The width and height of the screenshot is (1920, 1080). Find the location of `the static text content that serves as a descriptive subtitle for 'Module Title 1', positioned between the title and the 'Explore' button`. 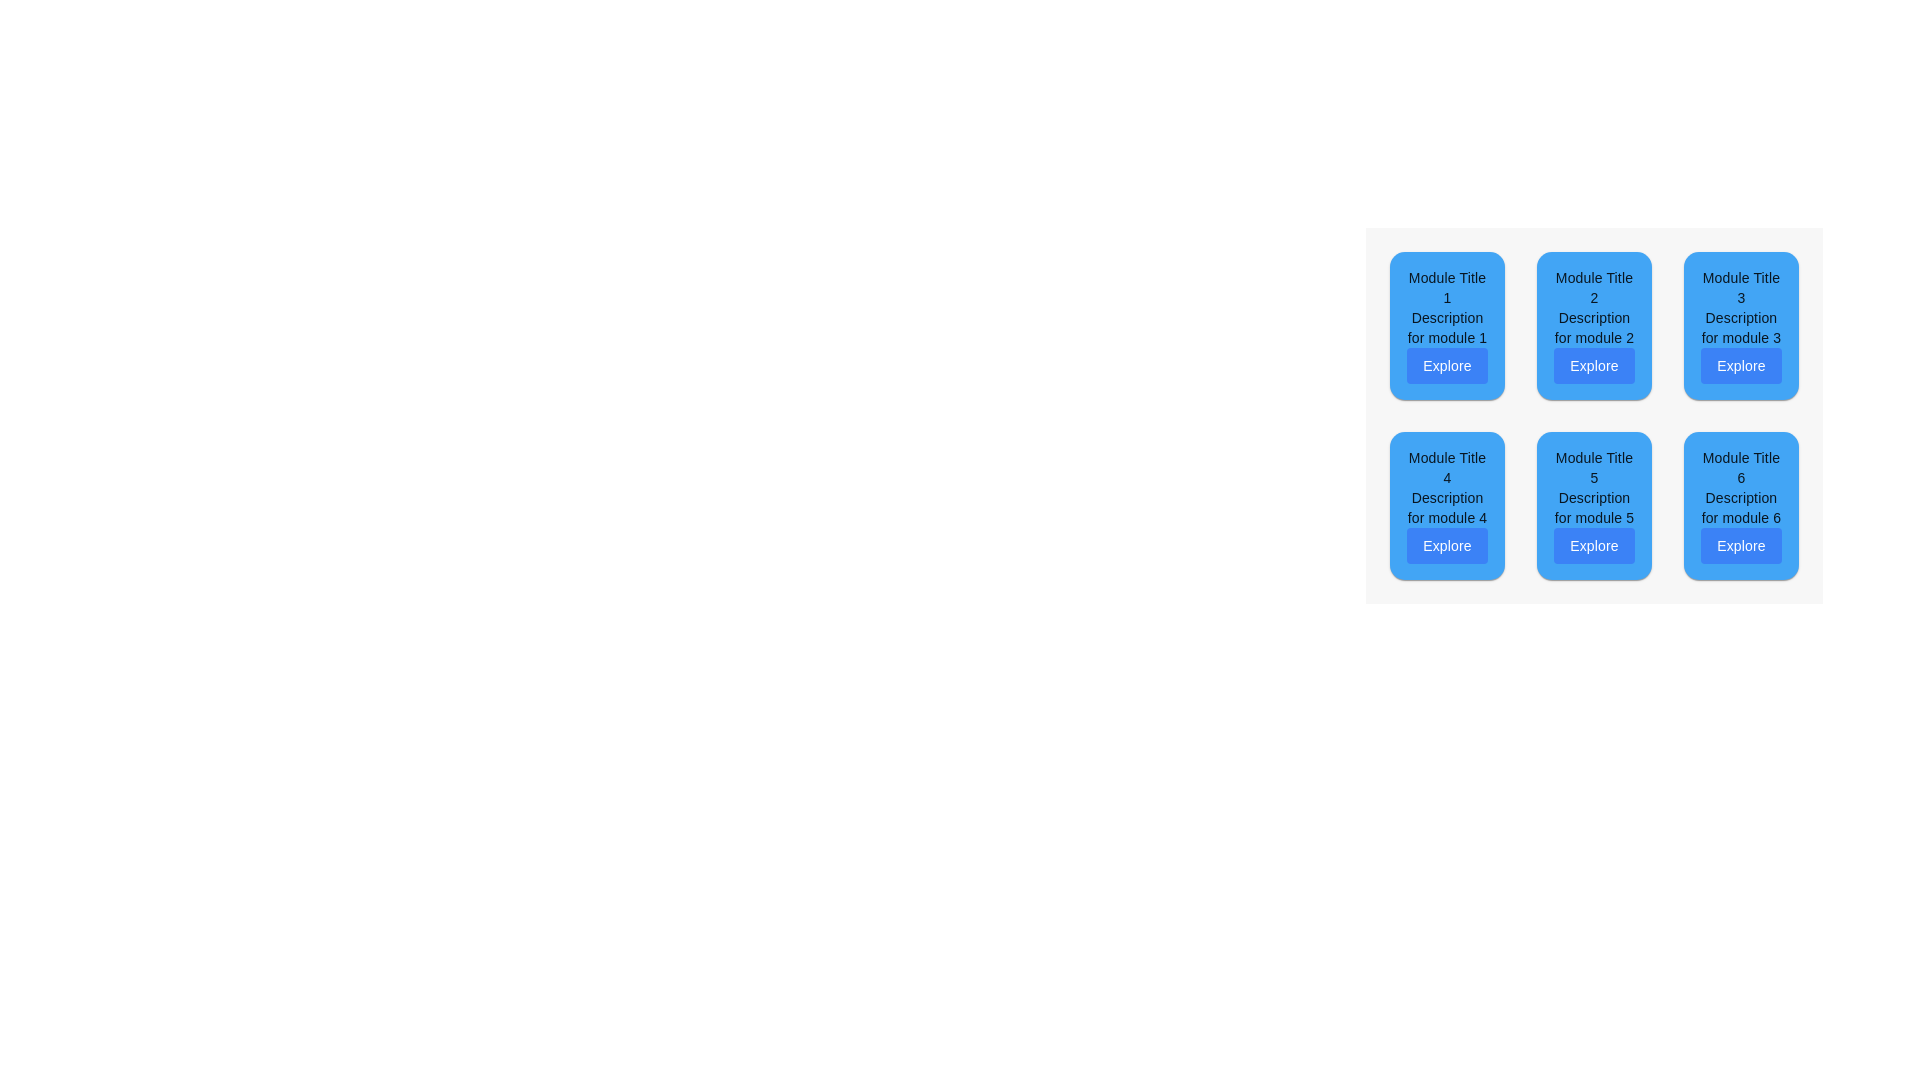

the static text content that serves as a descriptive subtitle for 'Module Title 1', positioned between the title and the 'Explore' button is located at coordinates (1447, 327).